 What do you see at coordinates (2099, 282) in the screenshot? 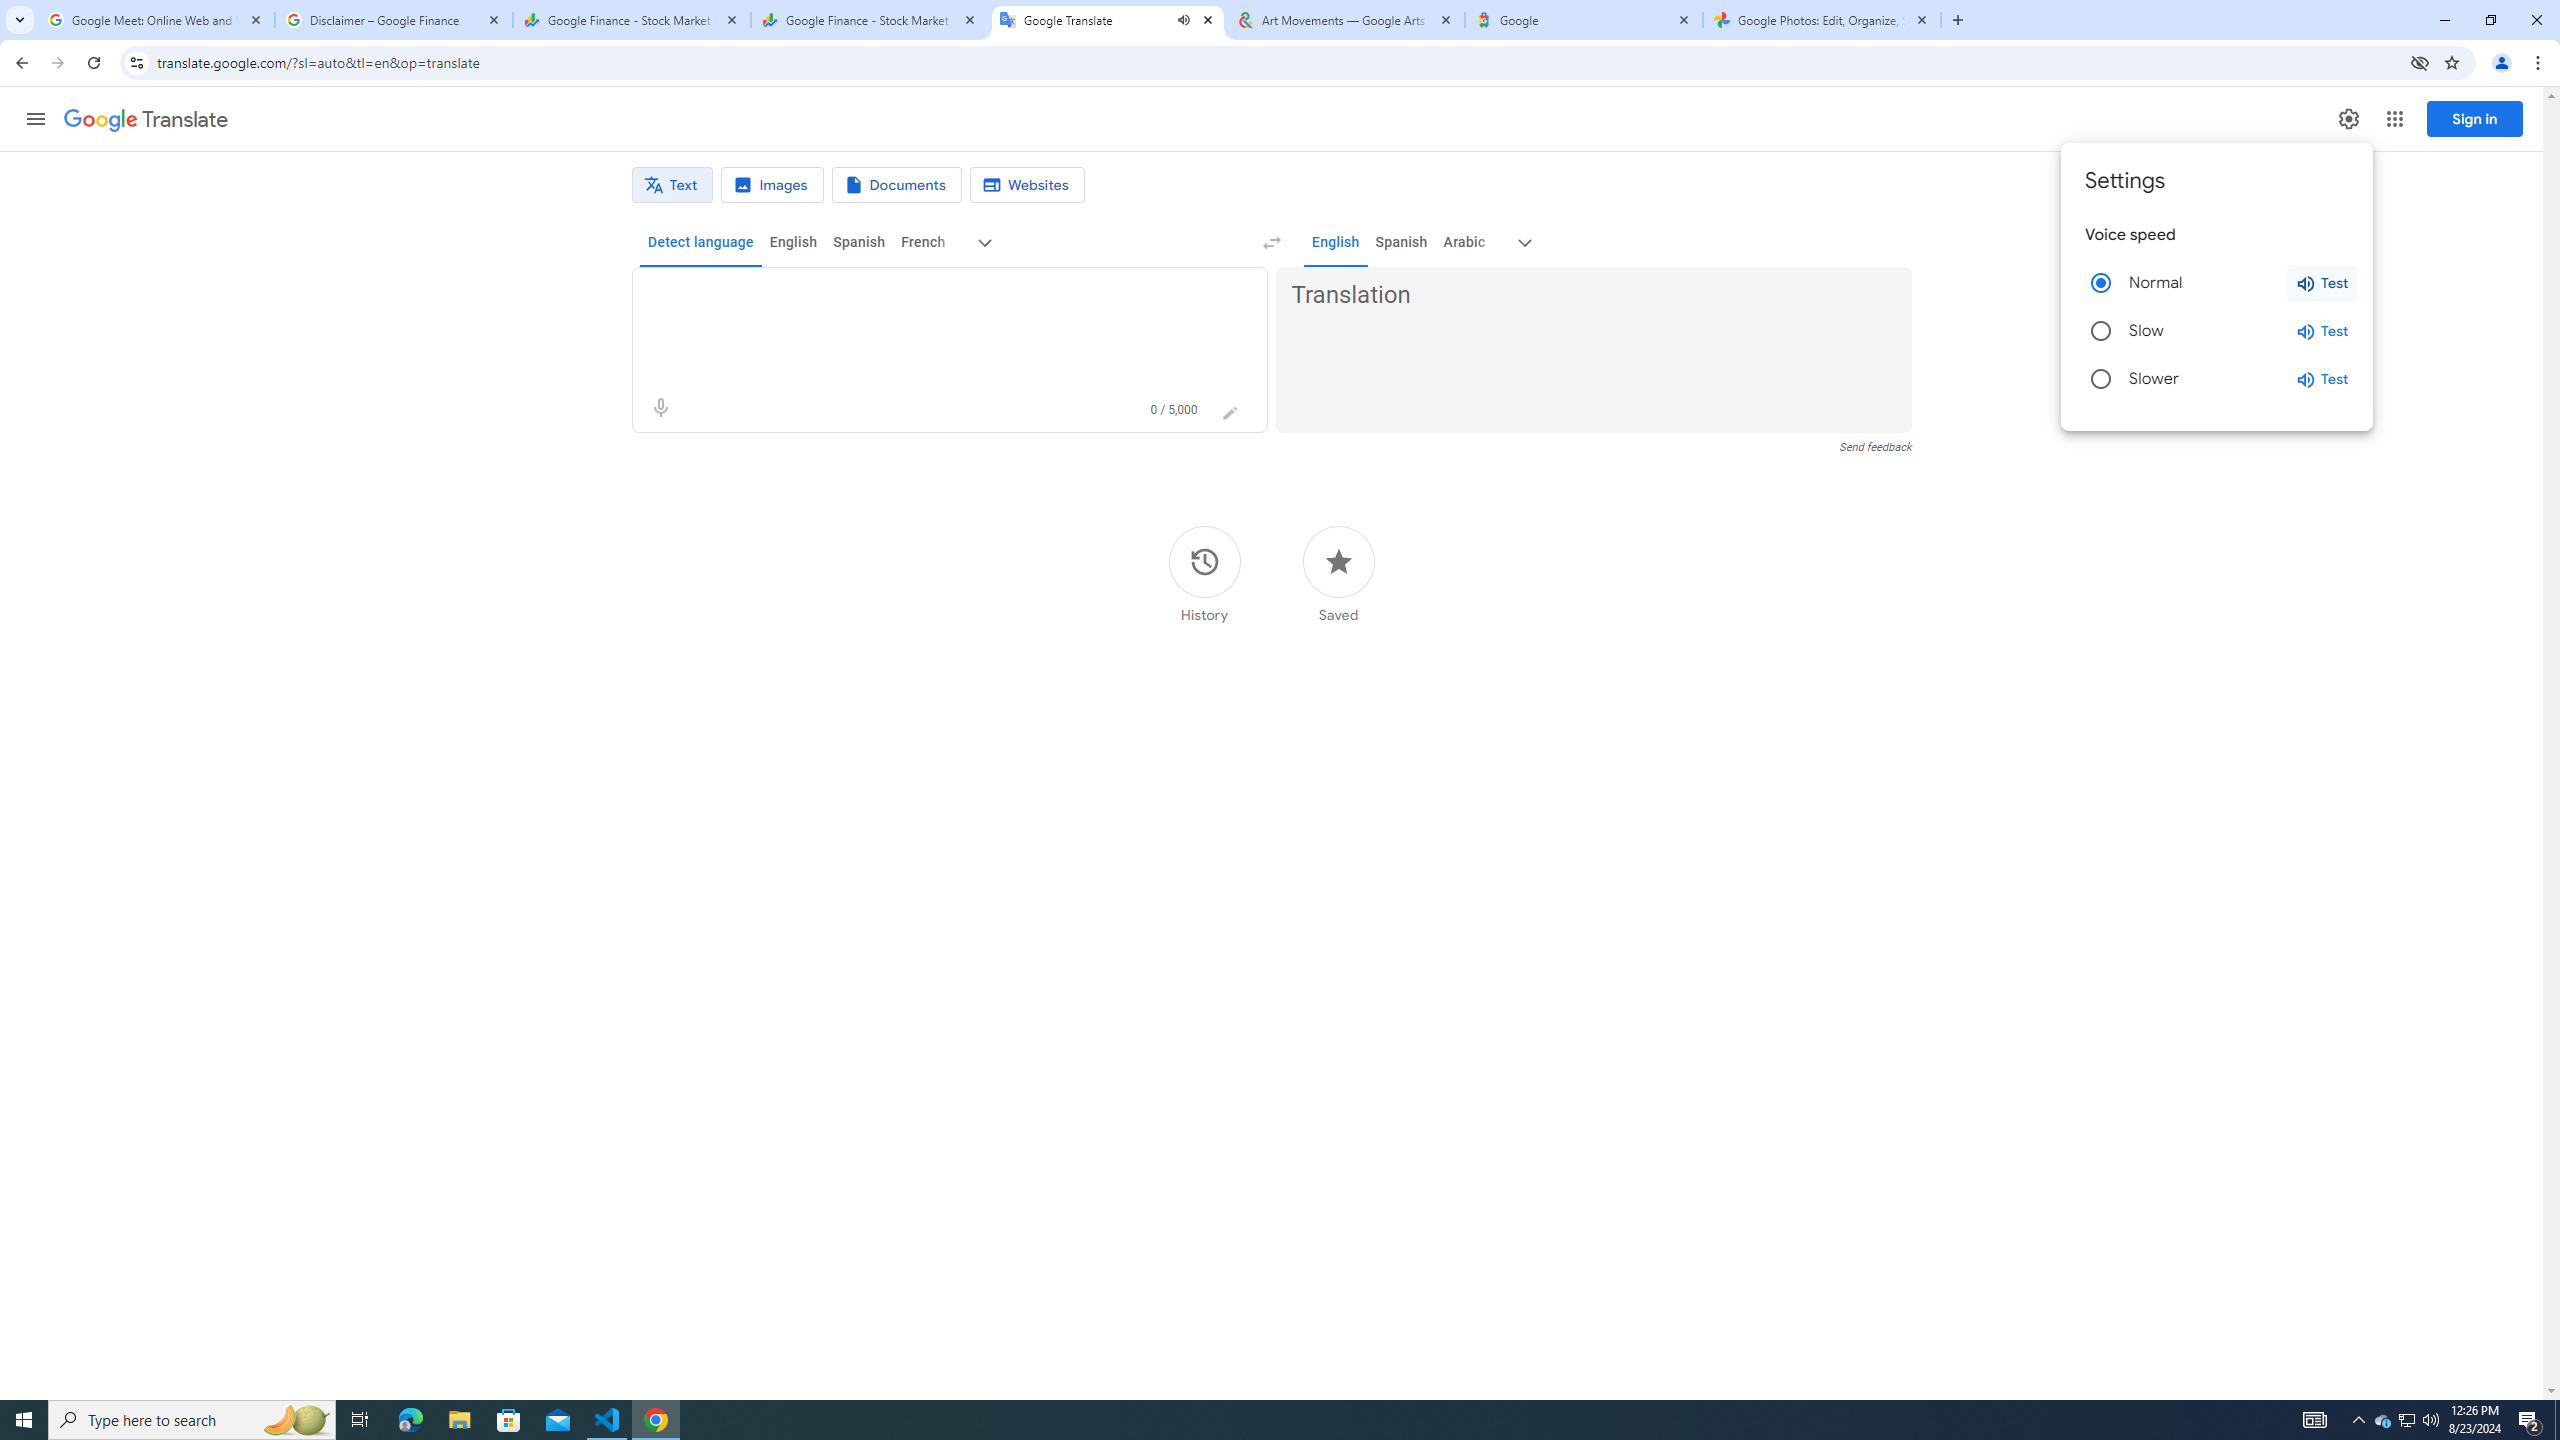
I see `'Normal'` at bounding box center [2099, 282].